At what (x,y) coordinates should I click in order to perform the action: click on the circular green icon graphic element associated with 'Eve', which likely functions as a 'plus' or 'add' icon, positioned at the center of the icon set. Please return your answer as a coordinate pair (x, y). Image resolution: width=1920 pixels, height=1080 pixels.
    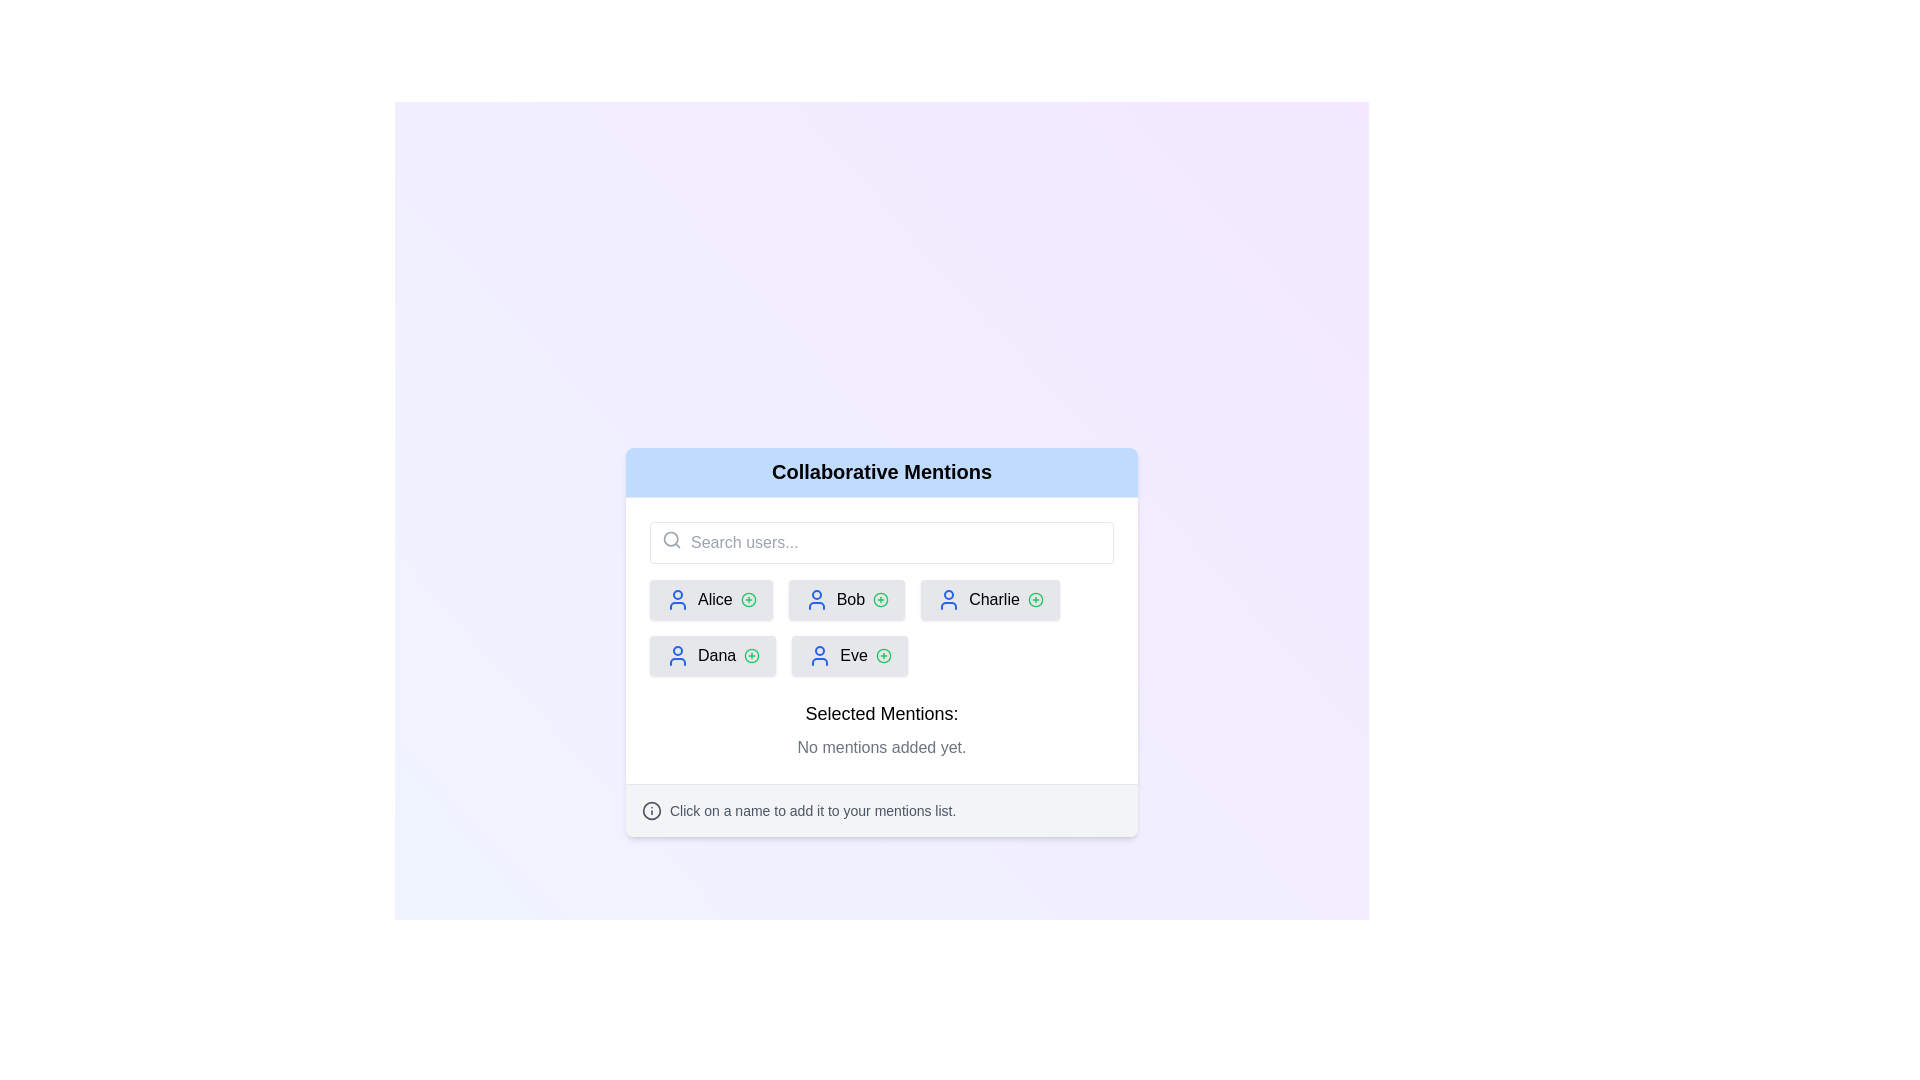
    Looking at the image, I should click on (882, 655).